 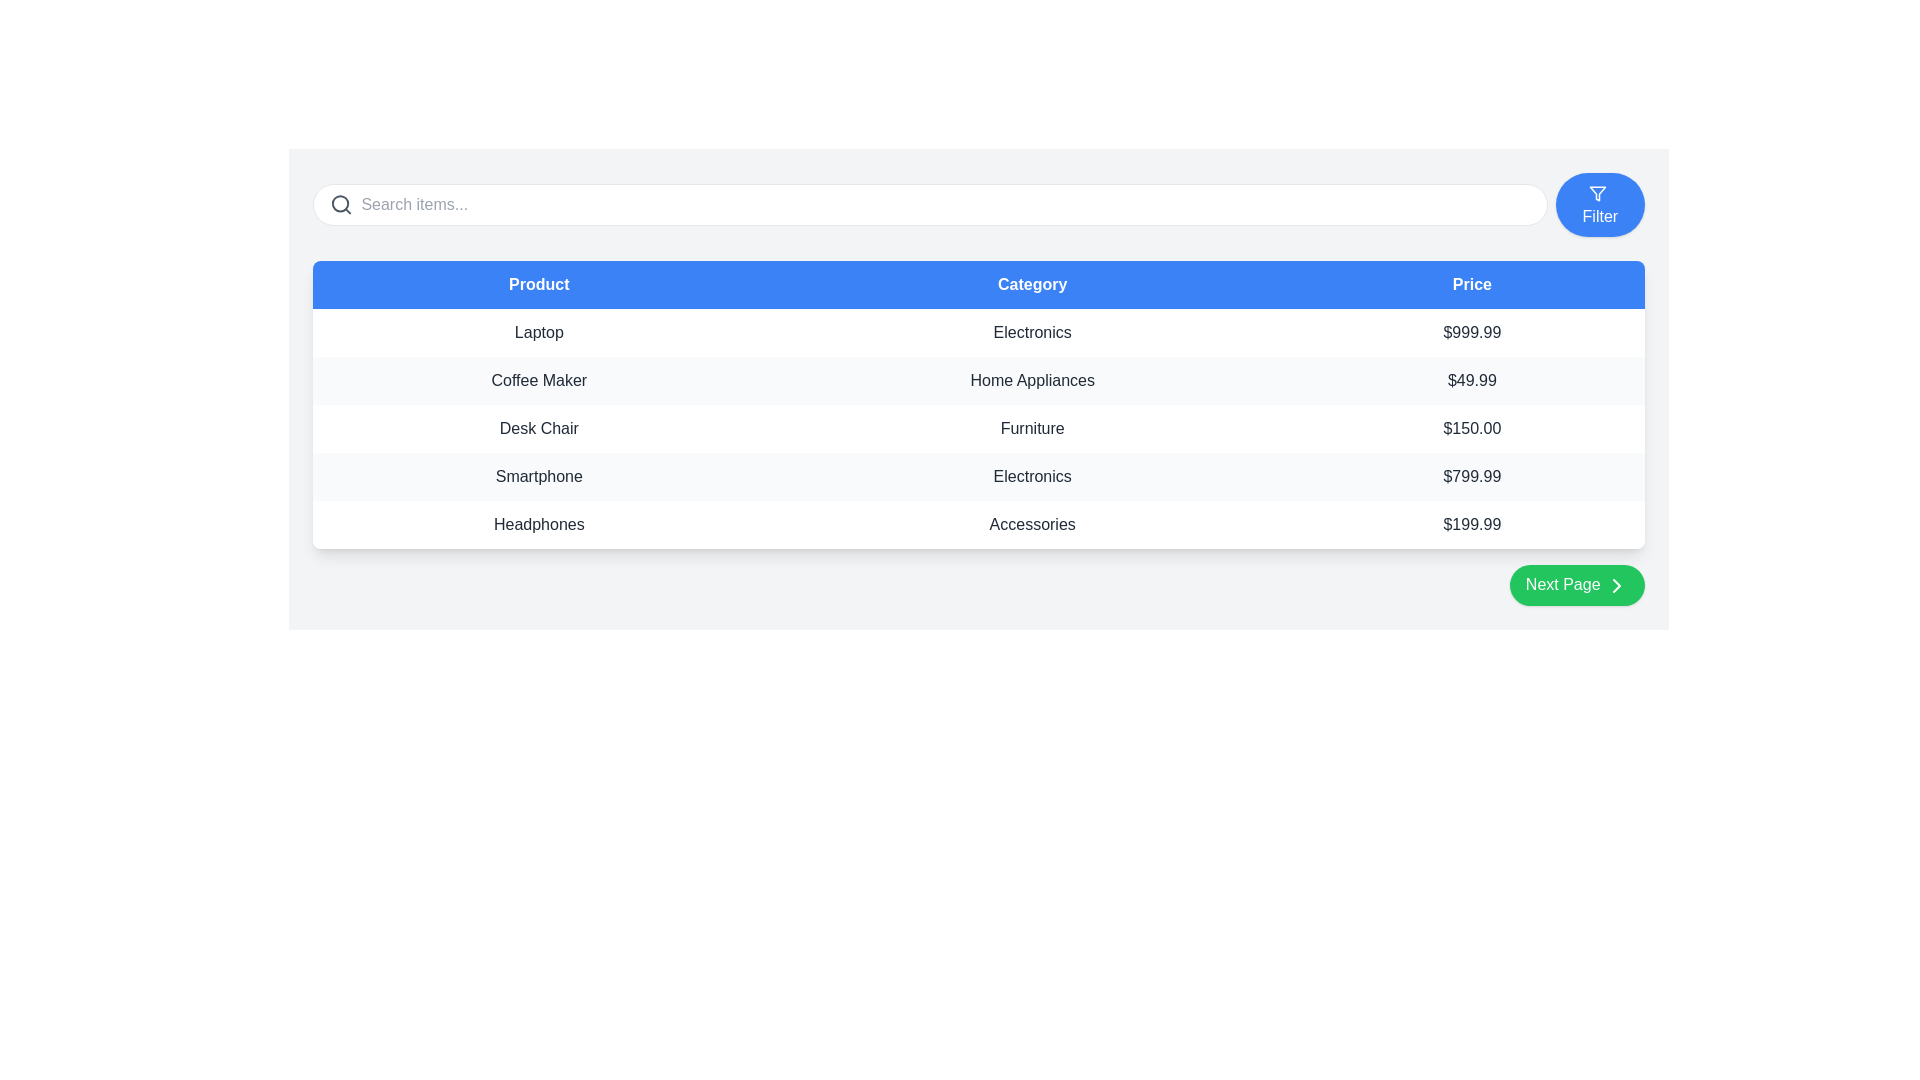 What do you see at coordinates (1597, 193) in the screenshot?
I see `the filter icon, which is a small funnel icon inside the blue 'Filter' button located in the upper-right corner of the interface` at bounding box center [1597, 193].